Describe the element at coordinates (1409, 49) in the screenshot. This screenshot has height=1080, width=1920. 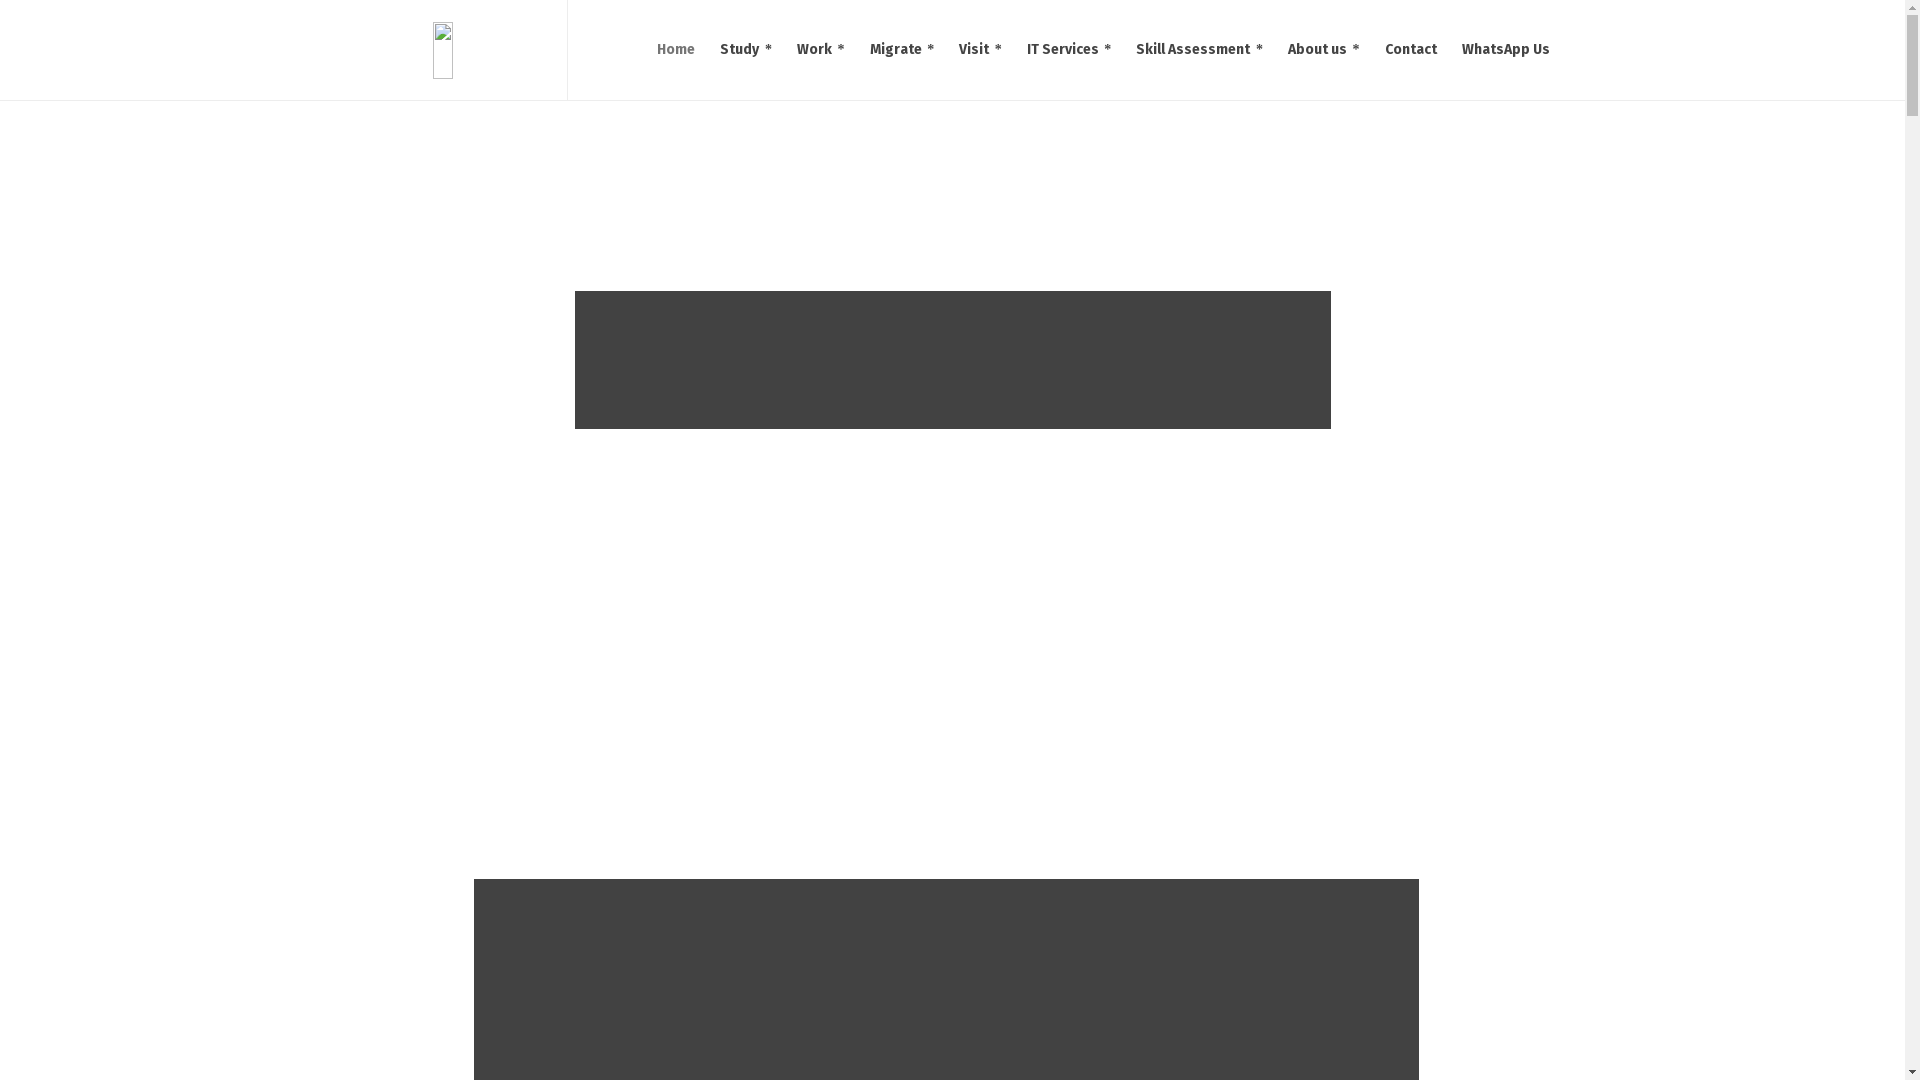
I see `'Contact'` at that location.